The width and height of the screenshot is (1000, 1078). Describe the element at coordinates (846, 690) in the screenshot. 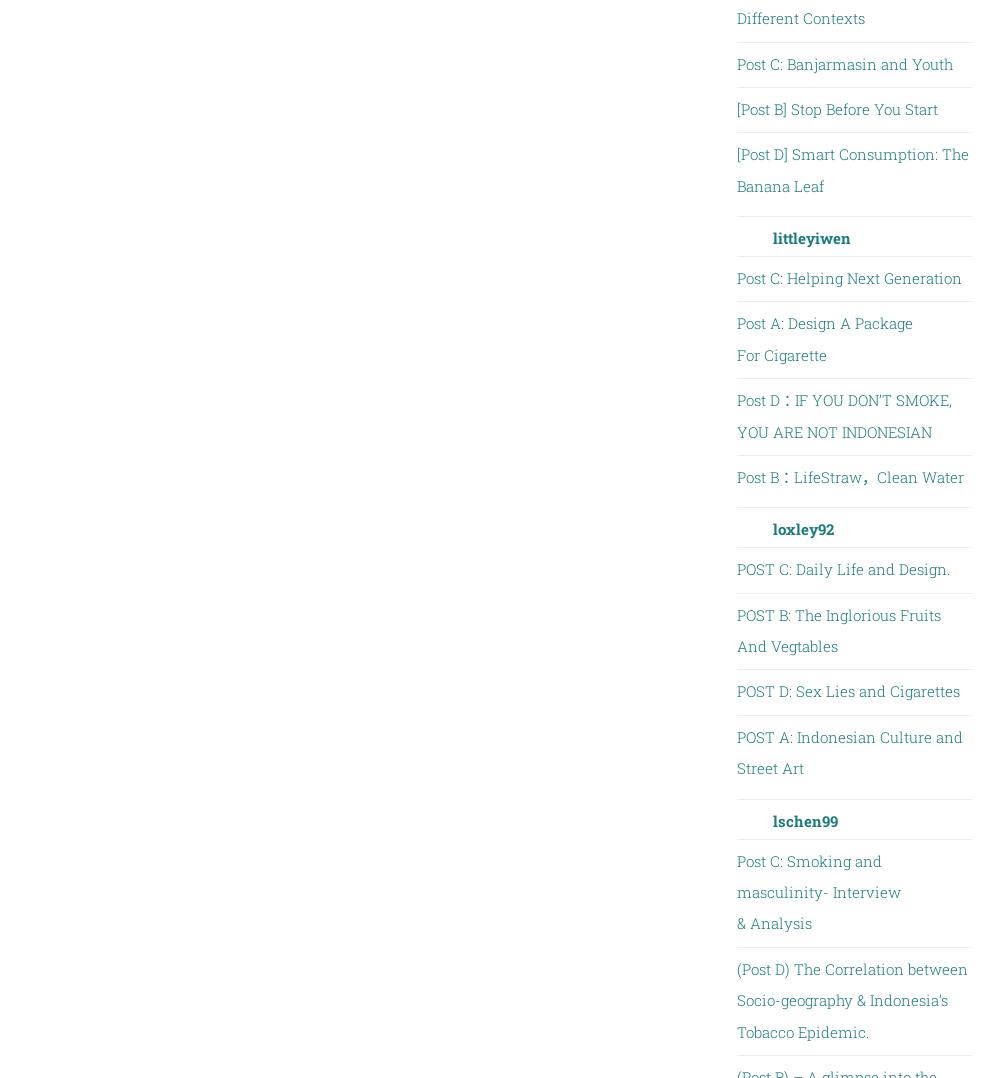

I see `'POST D: Sex Lies and Cigarettes'` at that location.